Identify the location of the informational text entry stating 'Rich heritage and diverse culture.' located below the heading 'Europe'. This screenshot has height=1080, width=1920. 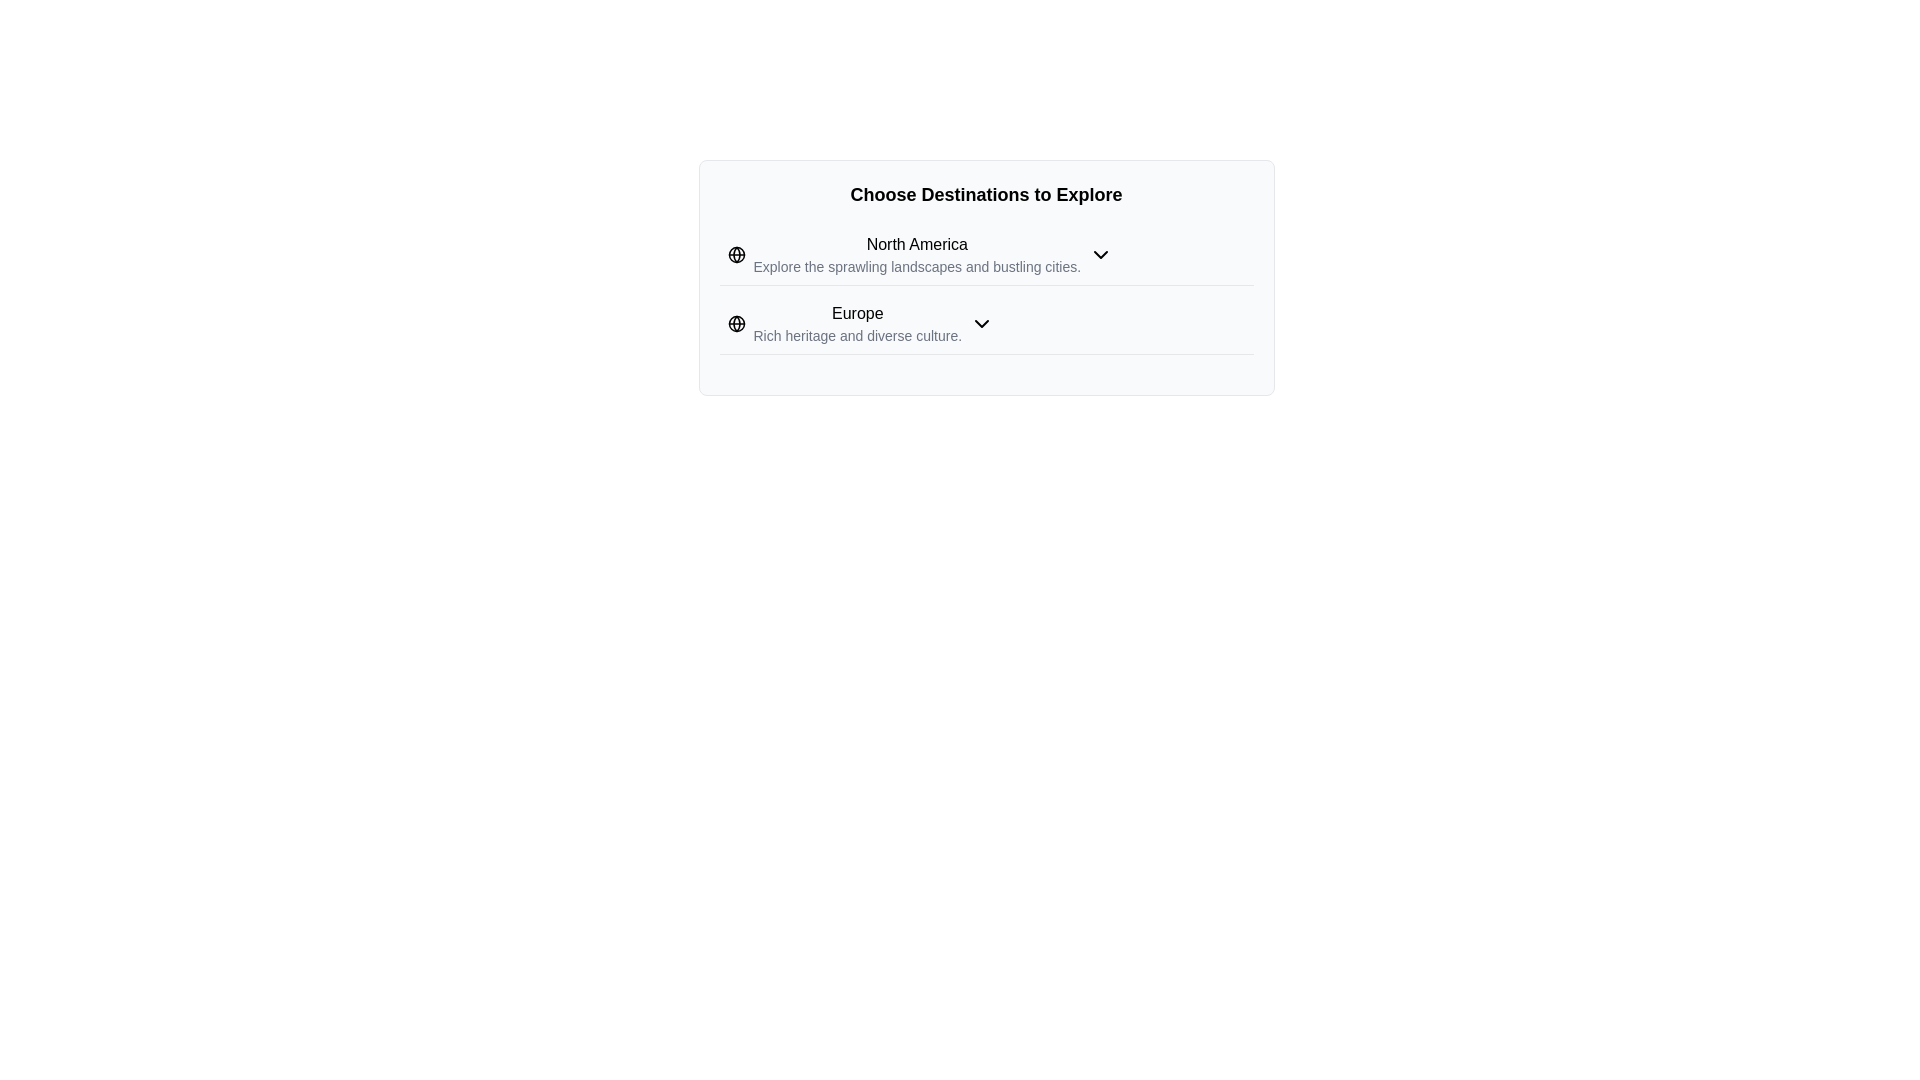
(857, 334).